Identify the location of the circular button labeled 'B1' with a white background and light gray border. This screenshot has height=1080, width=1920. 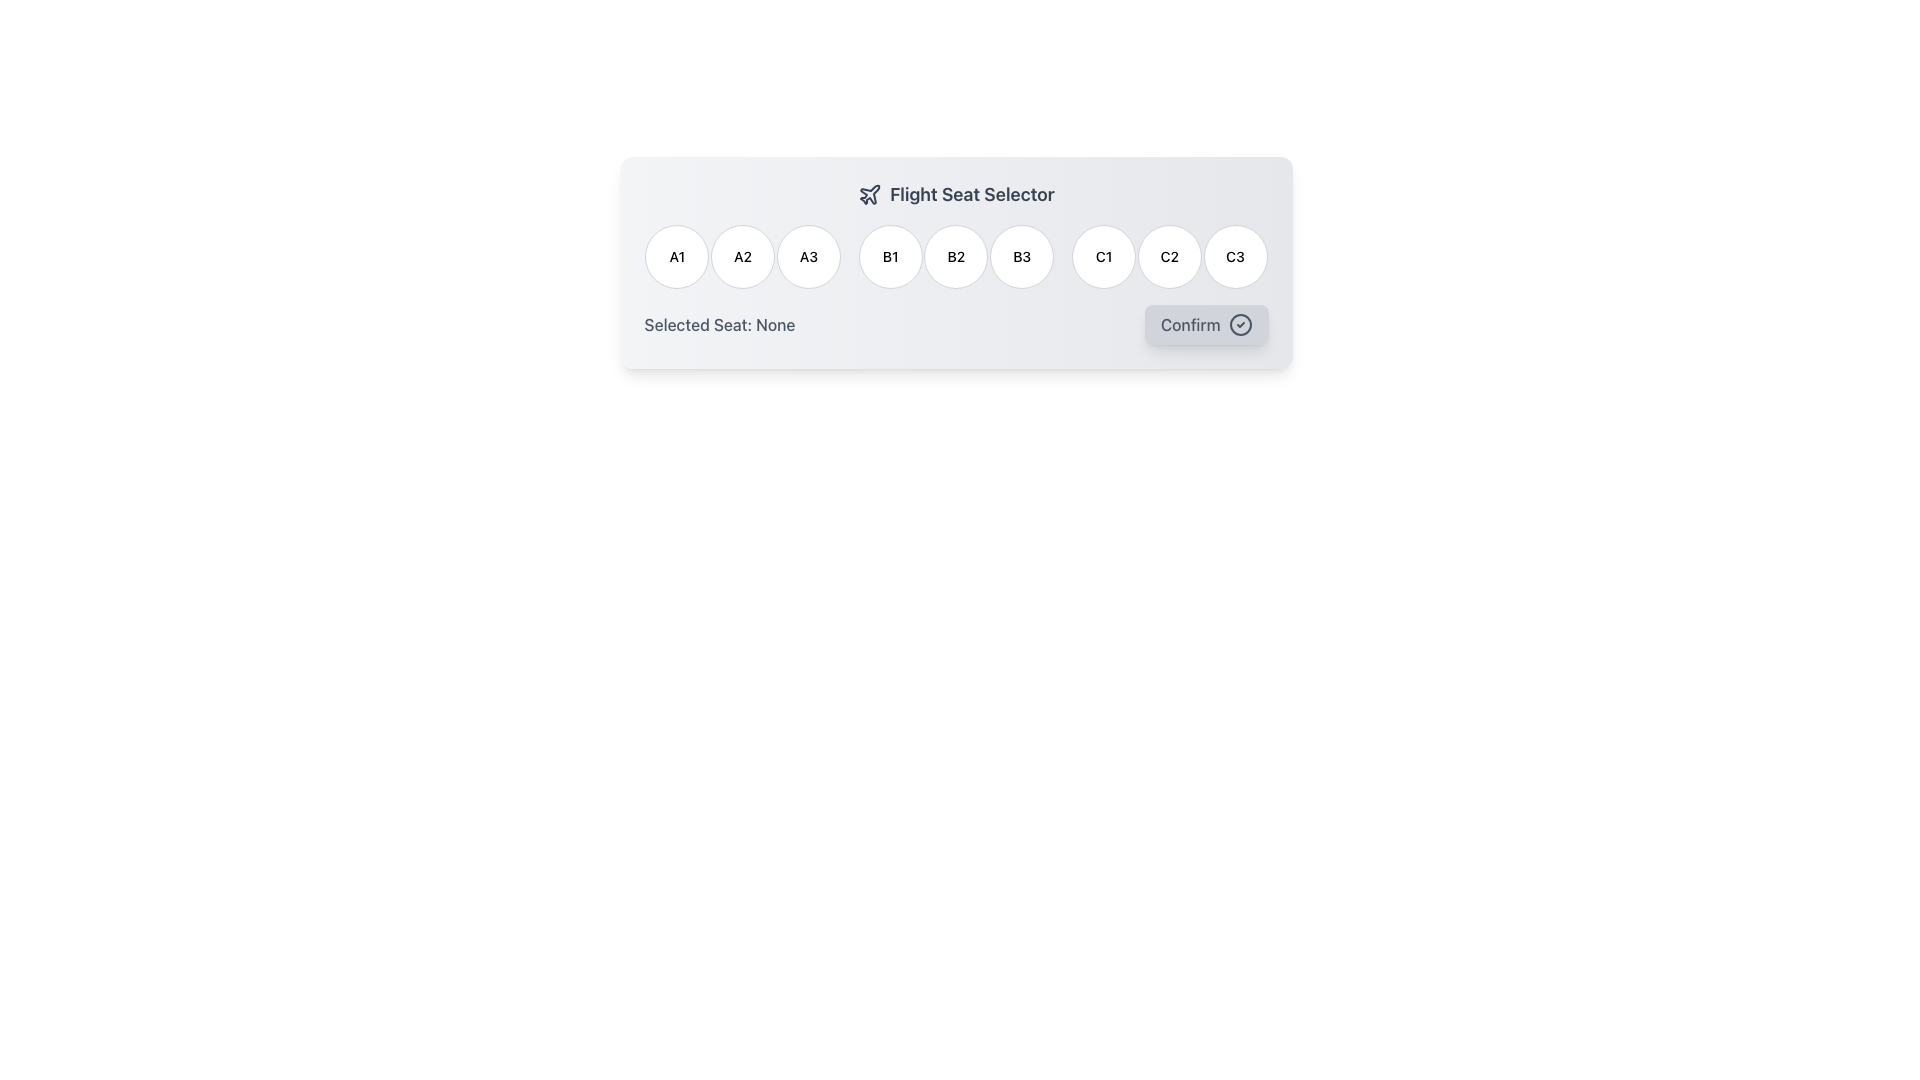
(889, 256).